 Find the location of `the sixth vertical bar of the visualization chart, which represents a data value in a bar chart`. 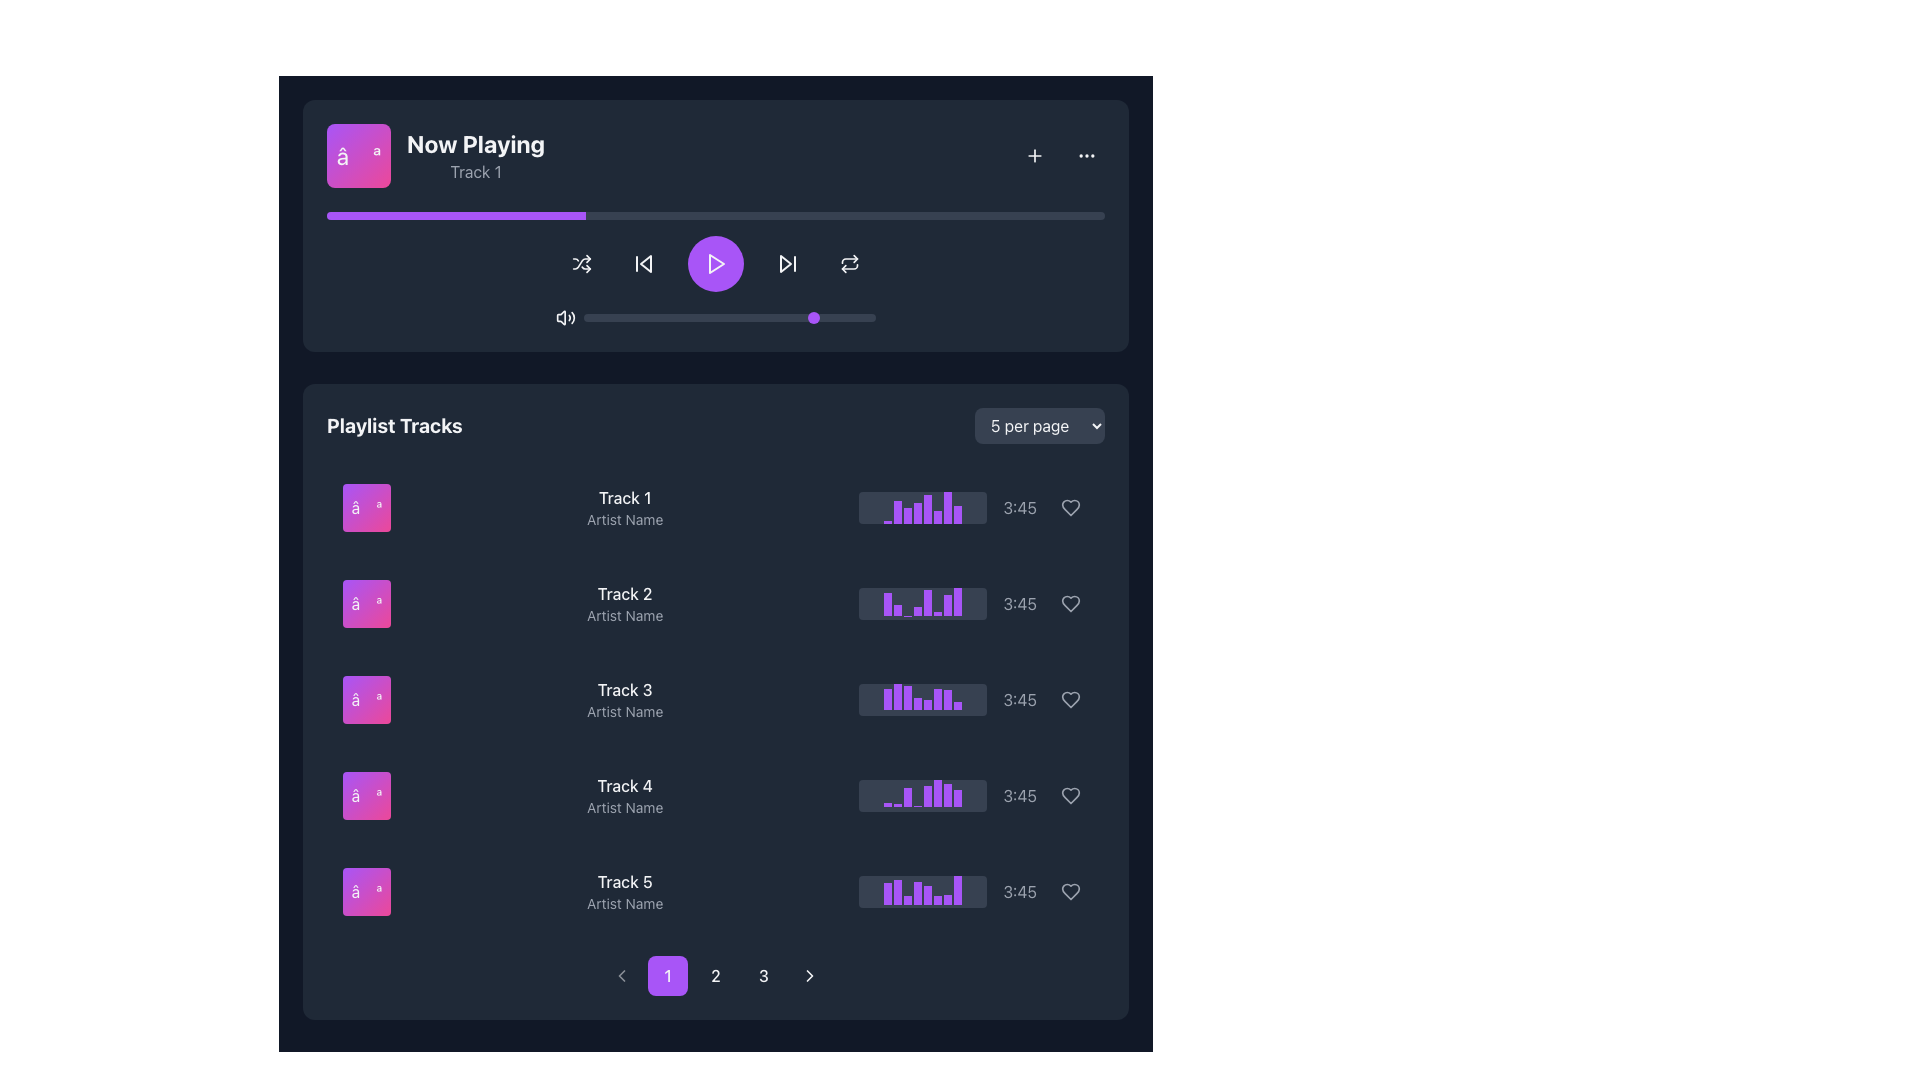

the sixth vertical bar of the visualization chart, which represents a data value in a bar chart is located at coordinates (937, 516).